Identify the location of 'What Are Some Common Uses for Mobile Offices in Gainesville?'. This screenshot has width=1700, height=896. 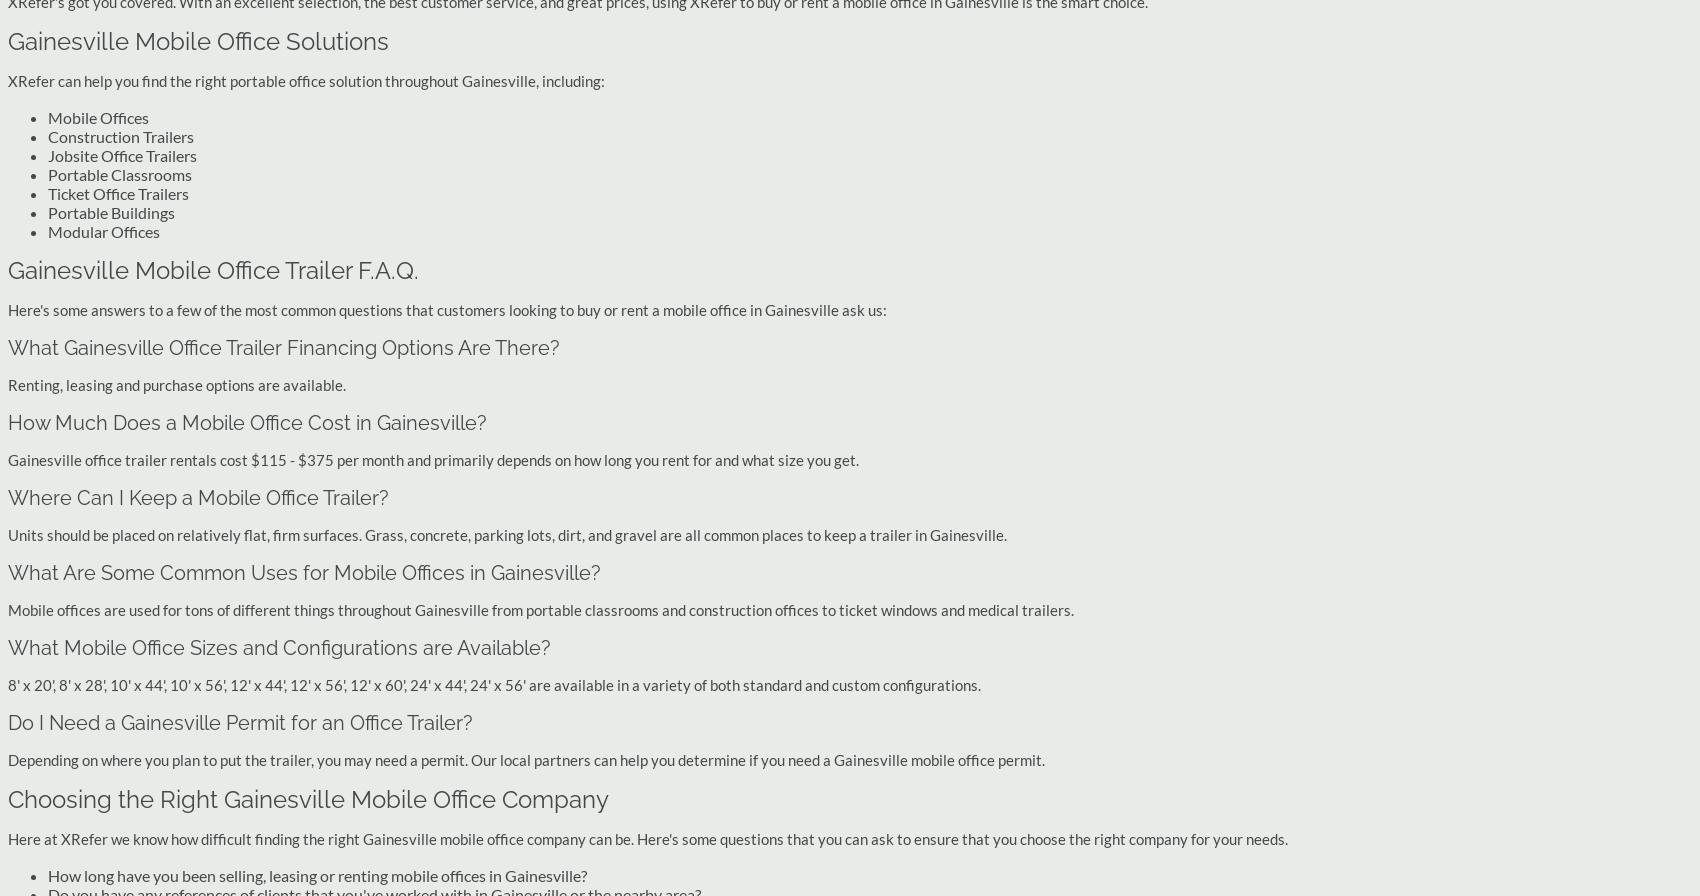
(304, 572).